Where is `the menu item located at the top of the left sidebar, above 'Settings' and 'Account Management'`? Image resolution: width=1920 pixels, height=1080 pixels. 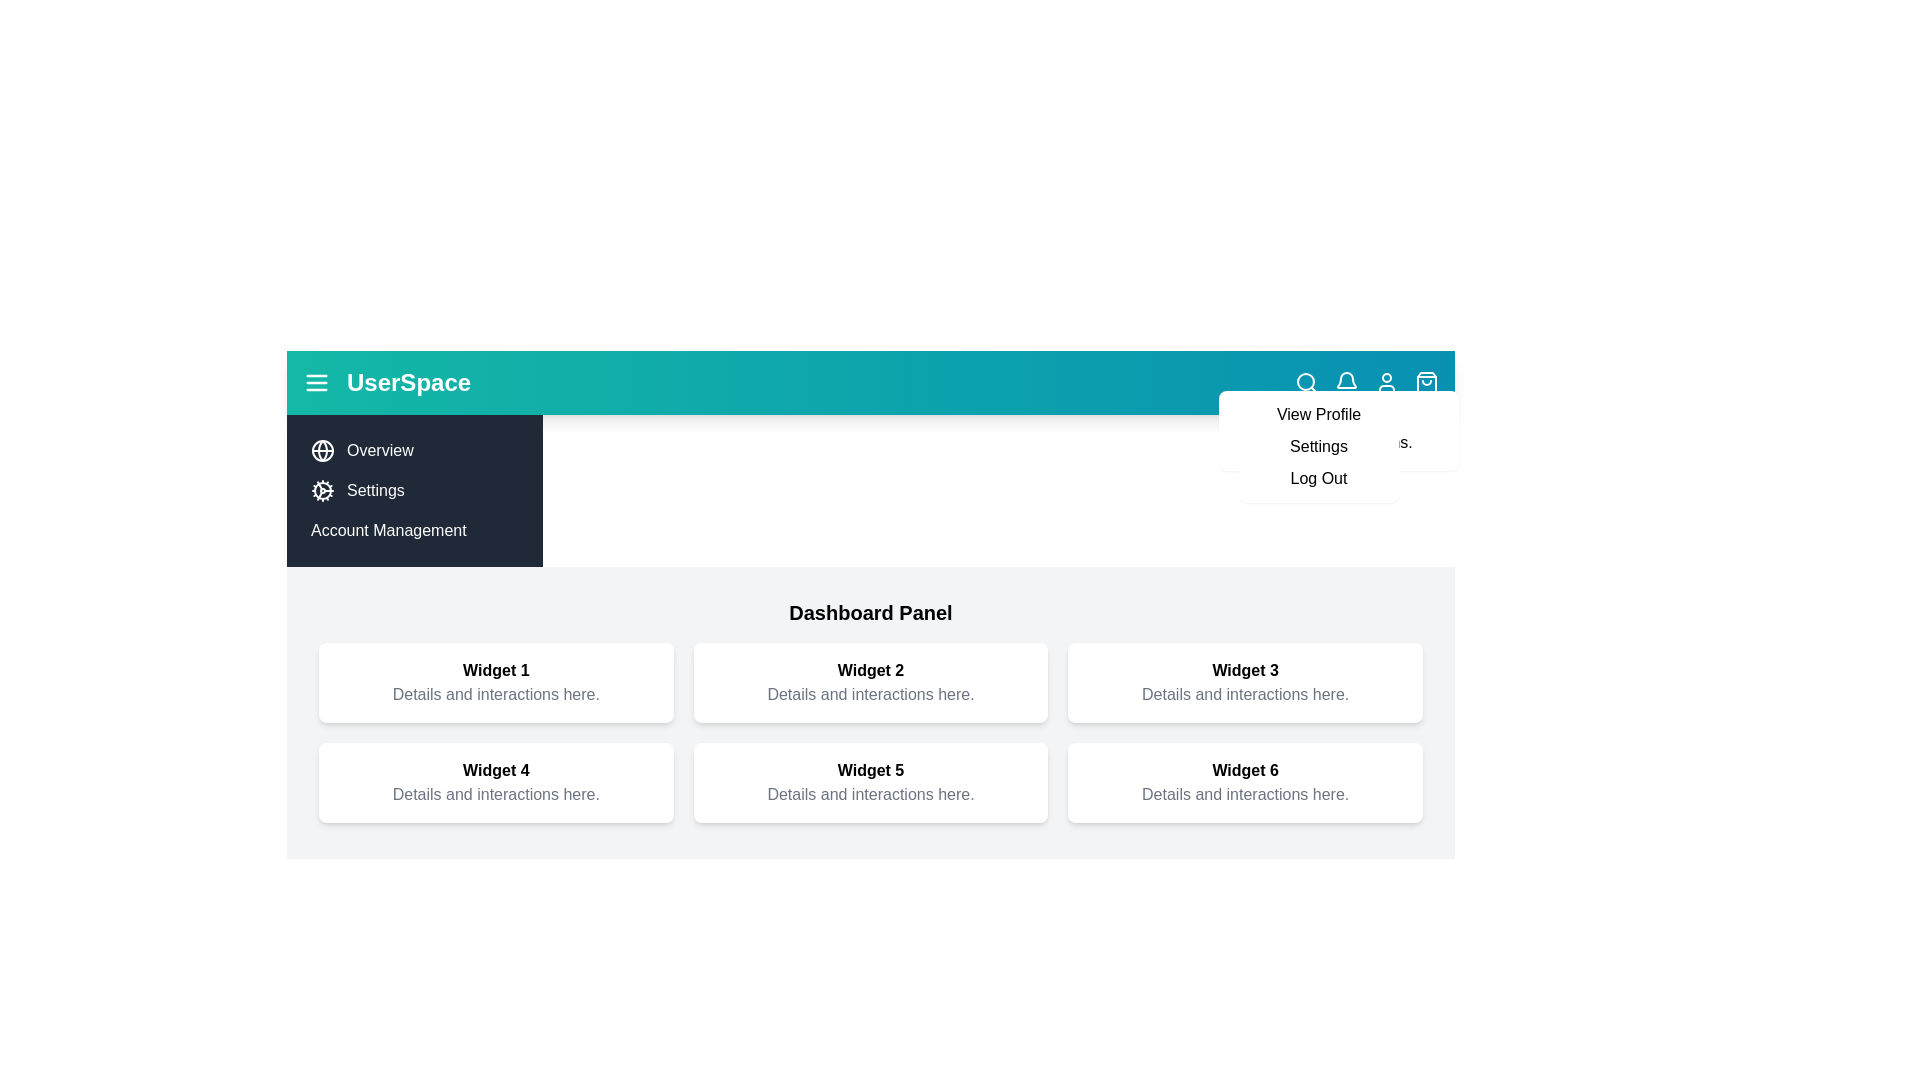
the menu item located at the top of the left sidebar, above 'Settings' and 'Account Management' is located at coordinates (413, 451).